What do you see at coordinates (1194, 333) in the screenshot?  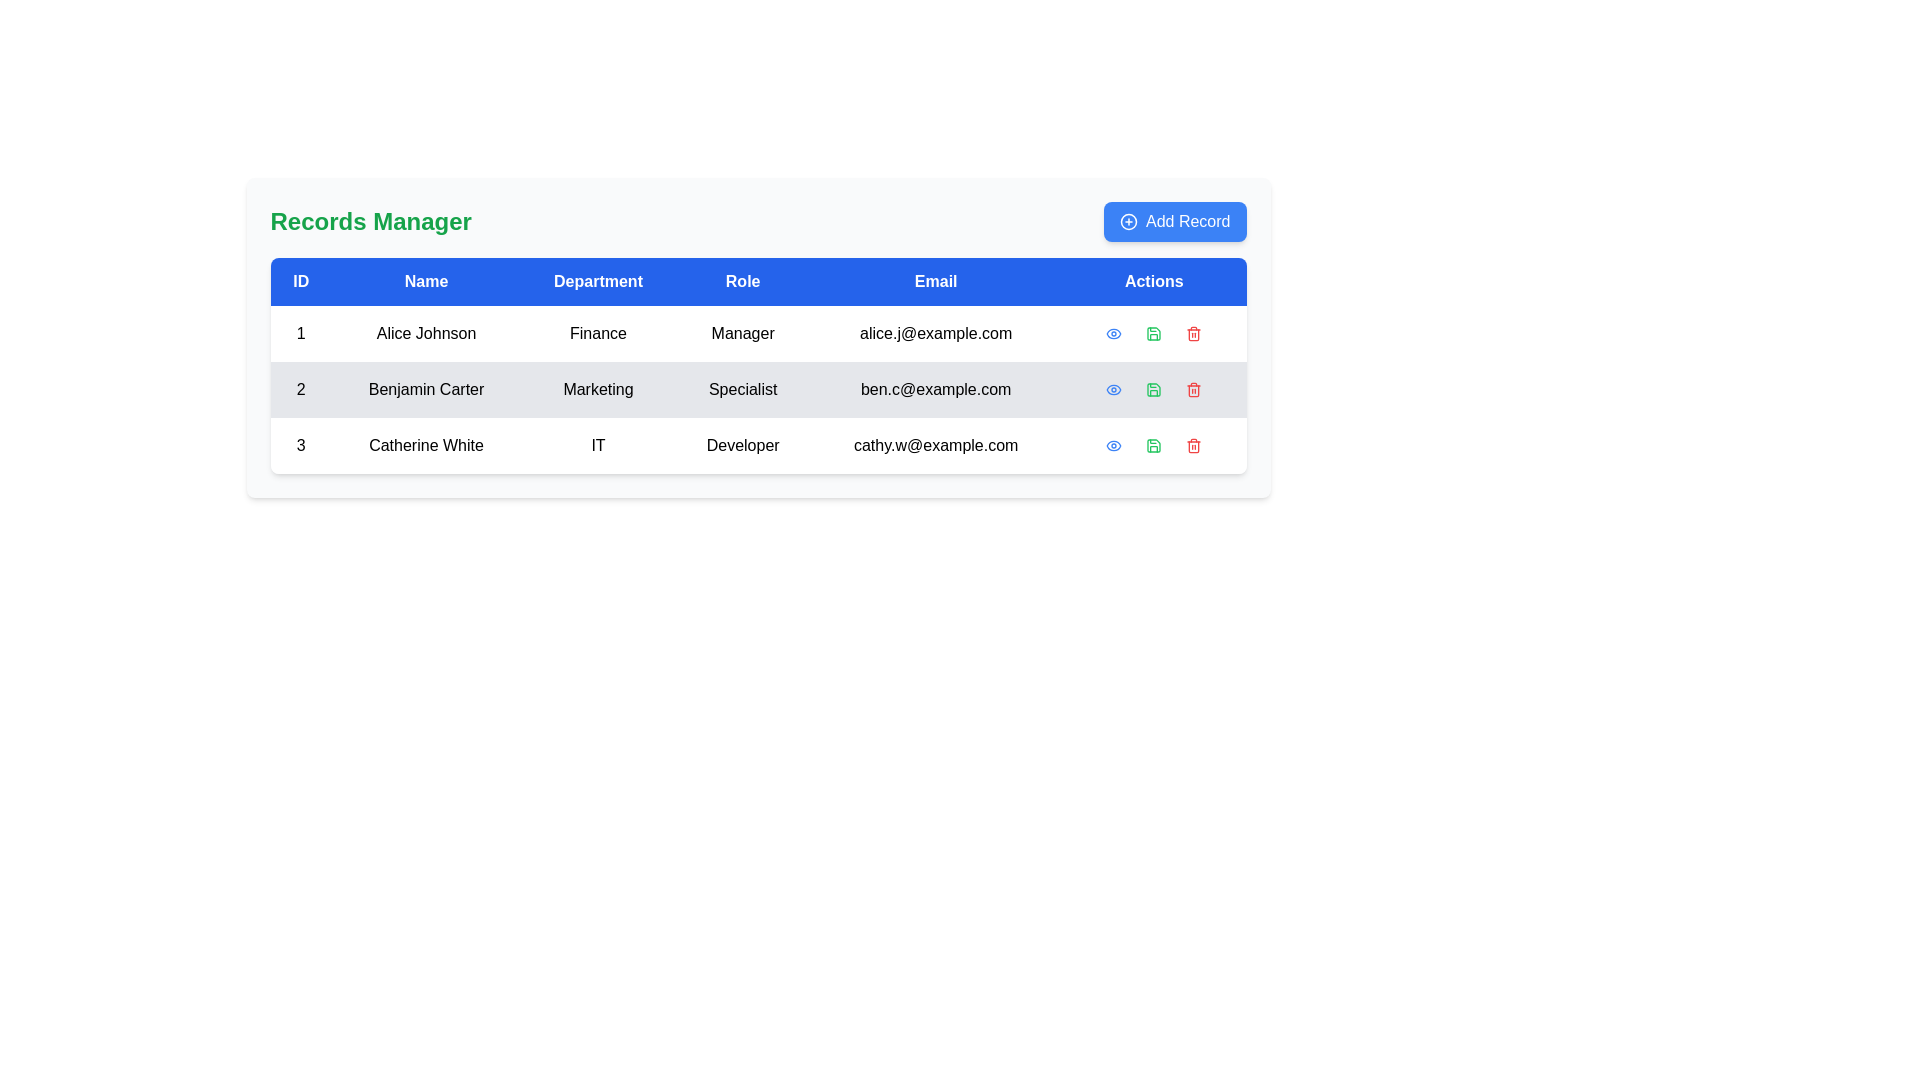 I see `the red icon button with a trash symbol located in the actions column of the first row of the table` at bounding box center [1194, 333].